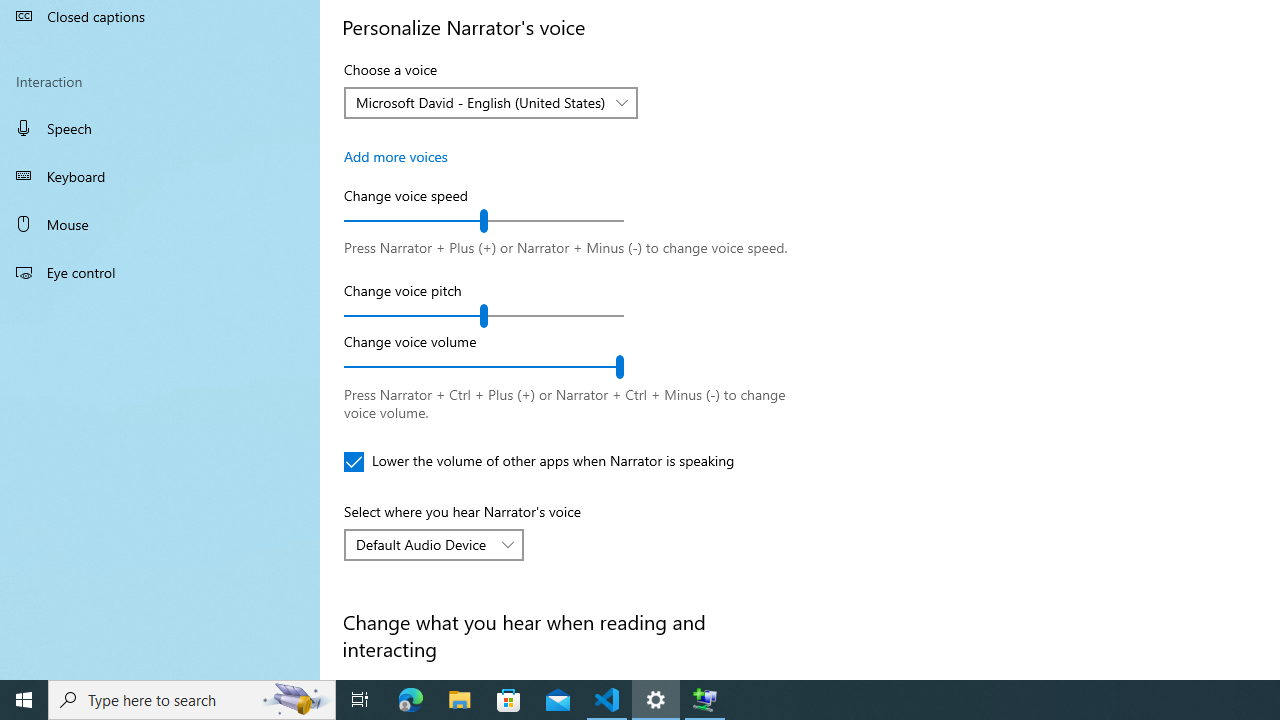  What do you see at coordinates (160, 127) in the screenshot?
I see `'Speech'` at bounding box center [160, 127].